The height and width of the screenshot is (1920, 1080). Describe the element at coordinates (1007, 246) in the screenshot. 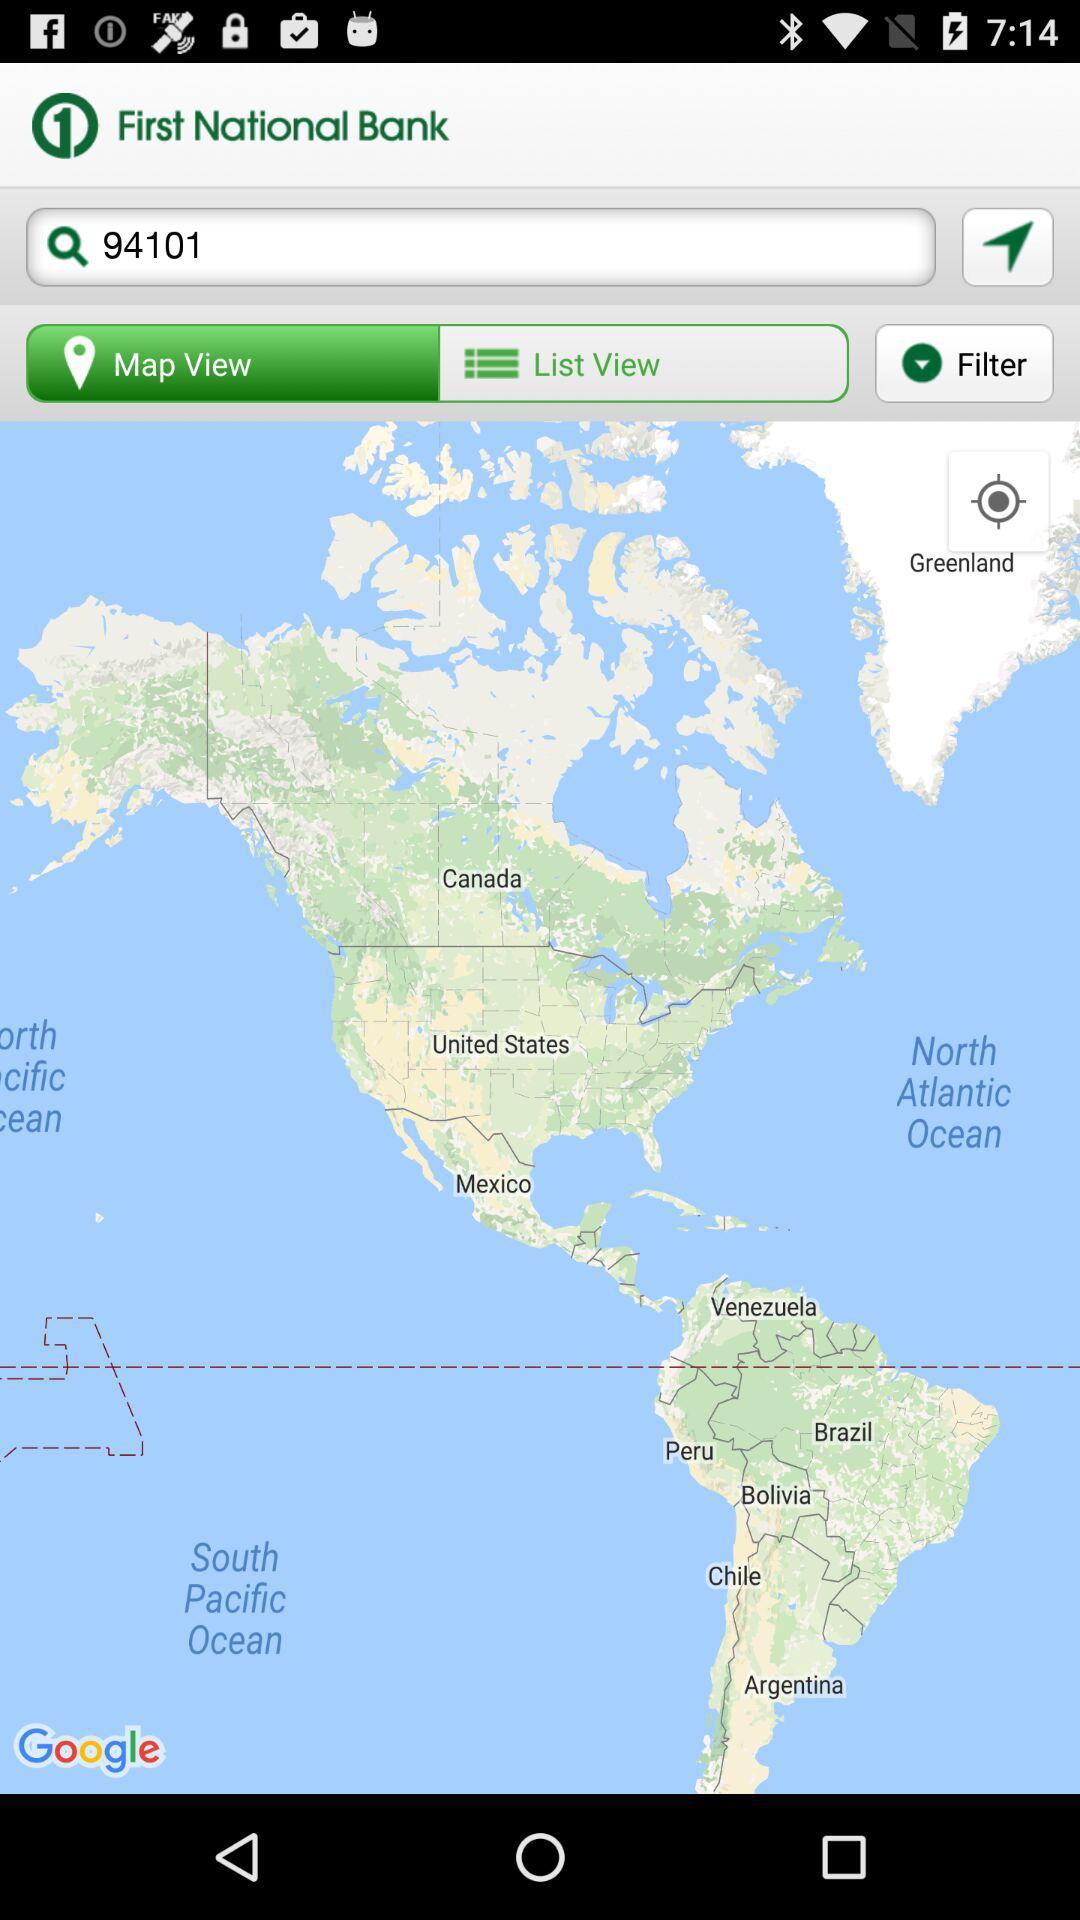

I see `button` at that location.